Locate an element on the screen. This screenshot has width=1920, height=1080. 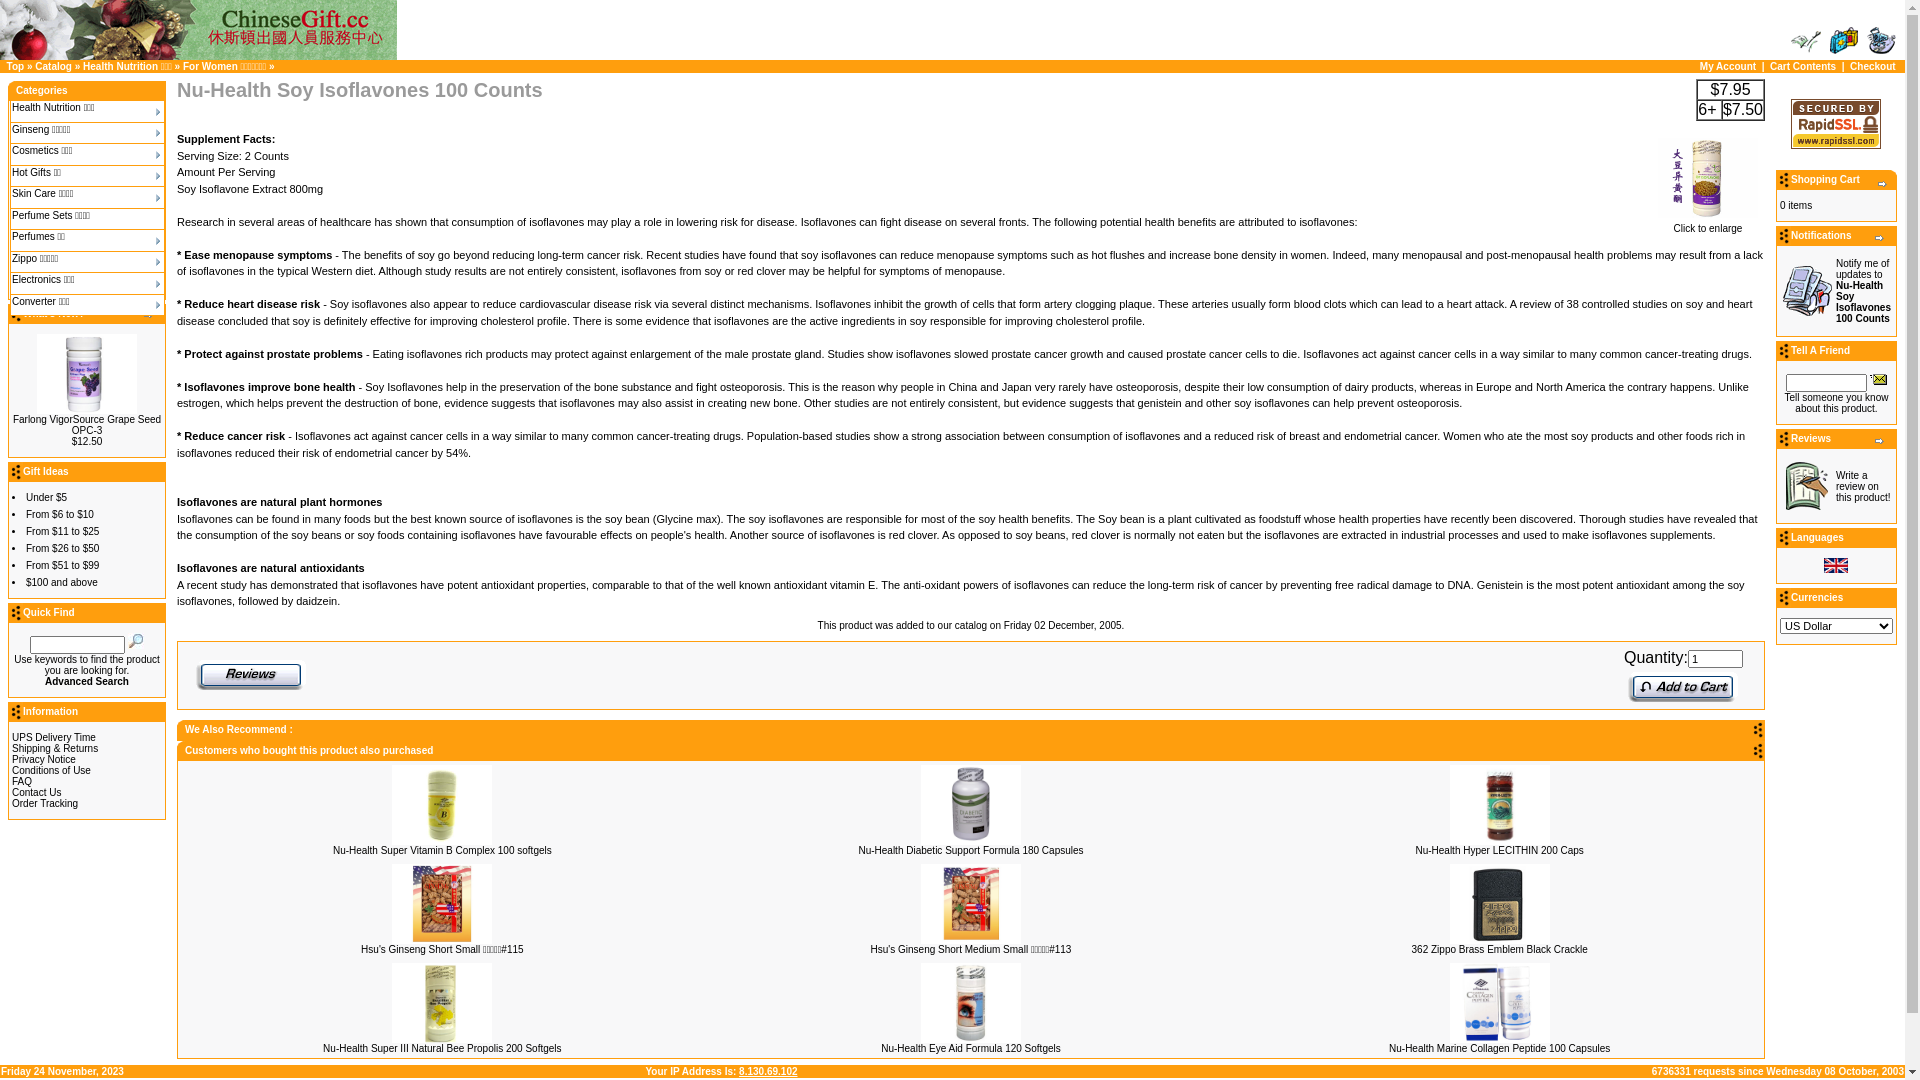
' Nu-Health Hyper LECITHIN 200 Caps ' is located at coordinates (1499, 802).